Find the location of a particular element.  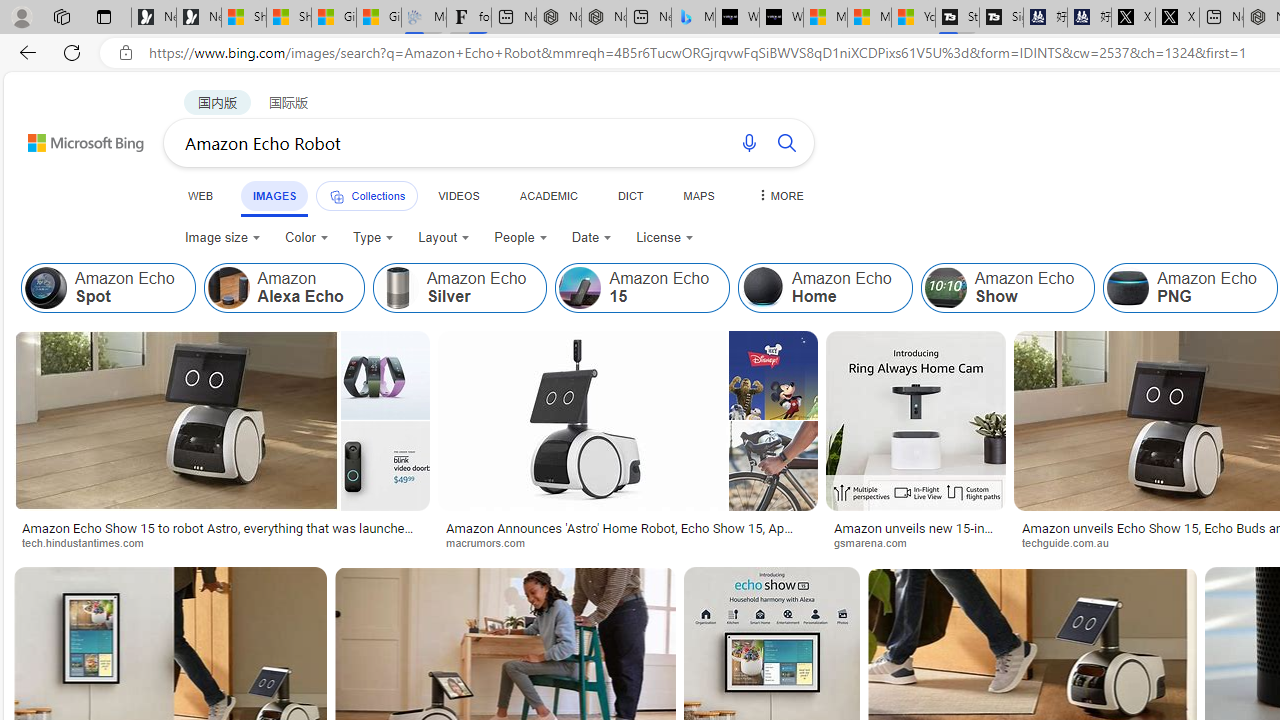

'Layout' is located at coordinates (443, 236).